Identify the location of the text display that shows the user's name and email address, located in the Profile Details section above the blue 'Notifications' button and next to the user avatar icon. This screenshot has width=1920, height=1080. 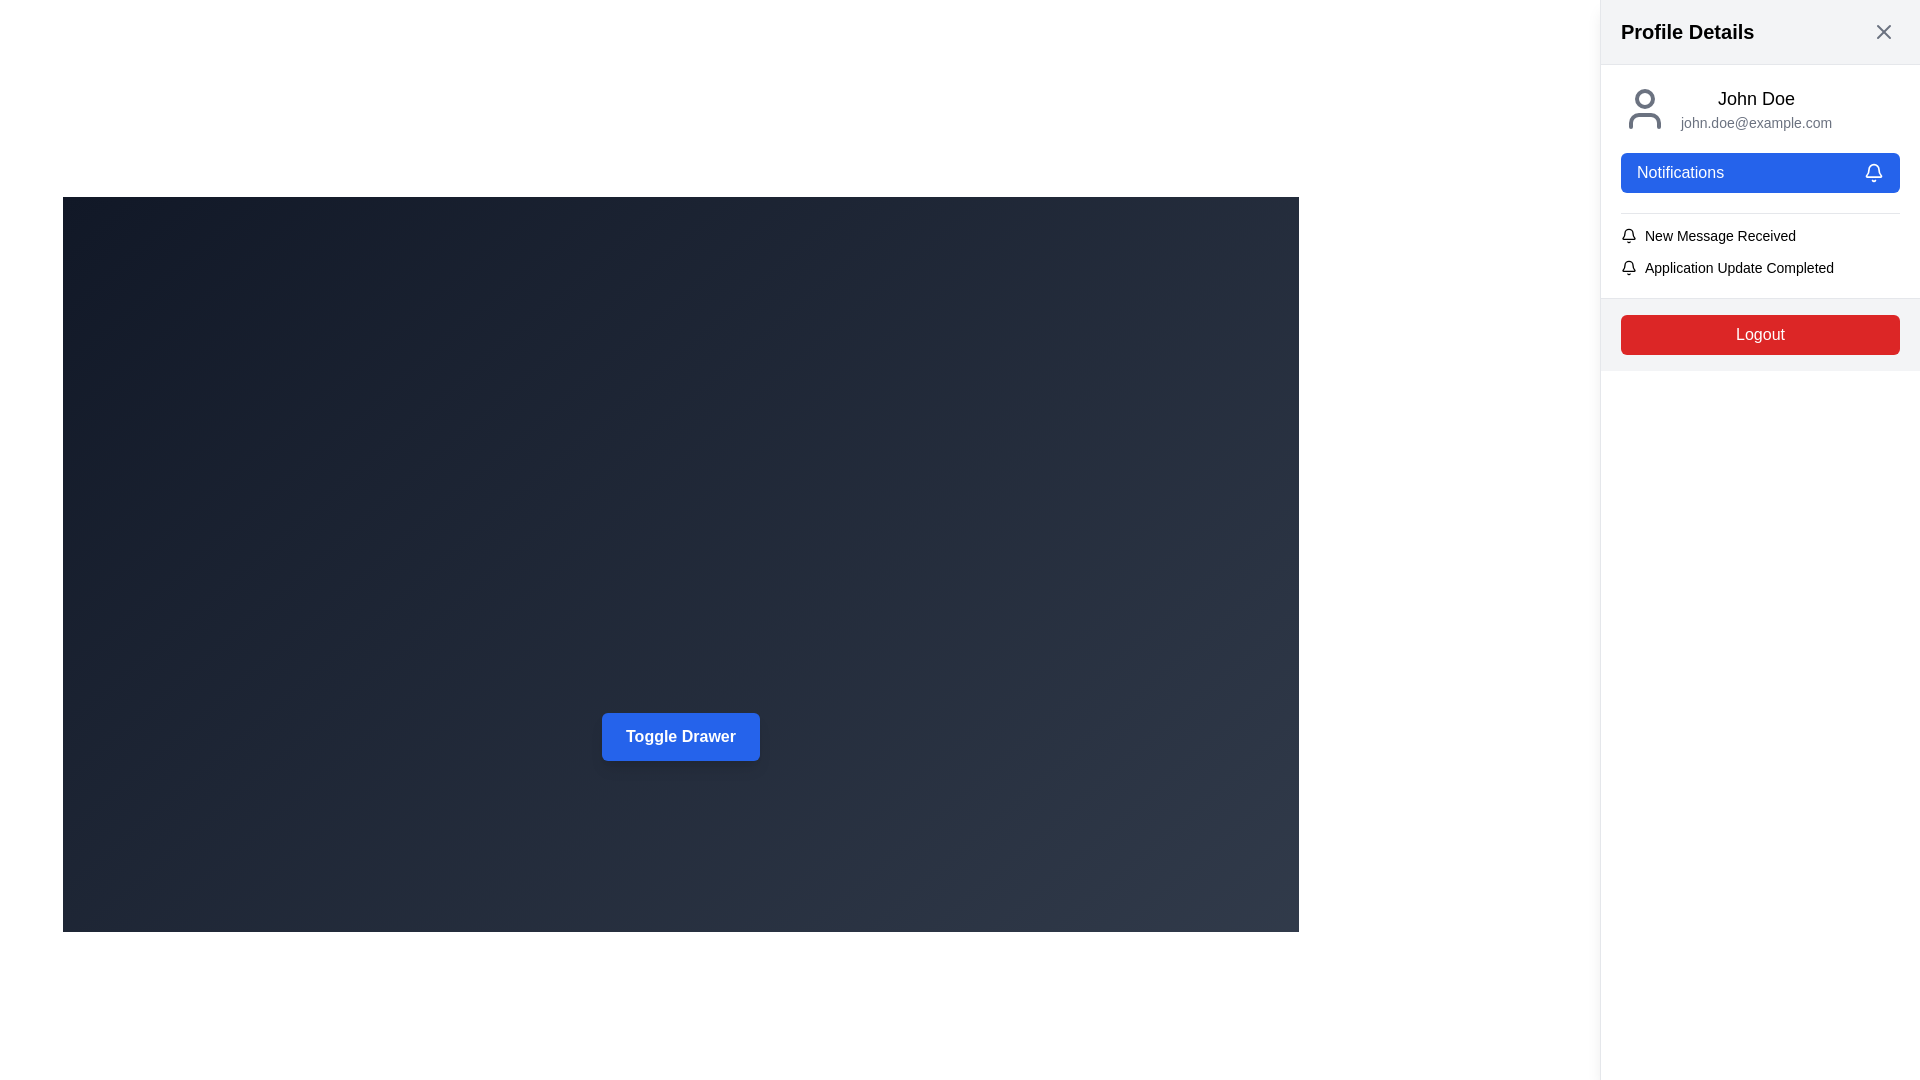
(1755, 108).